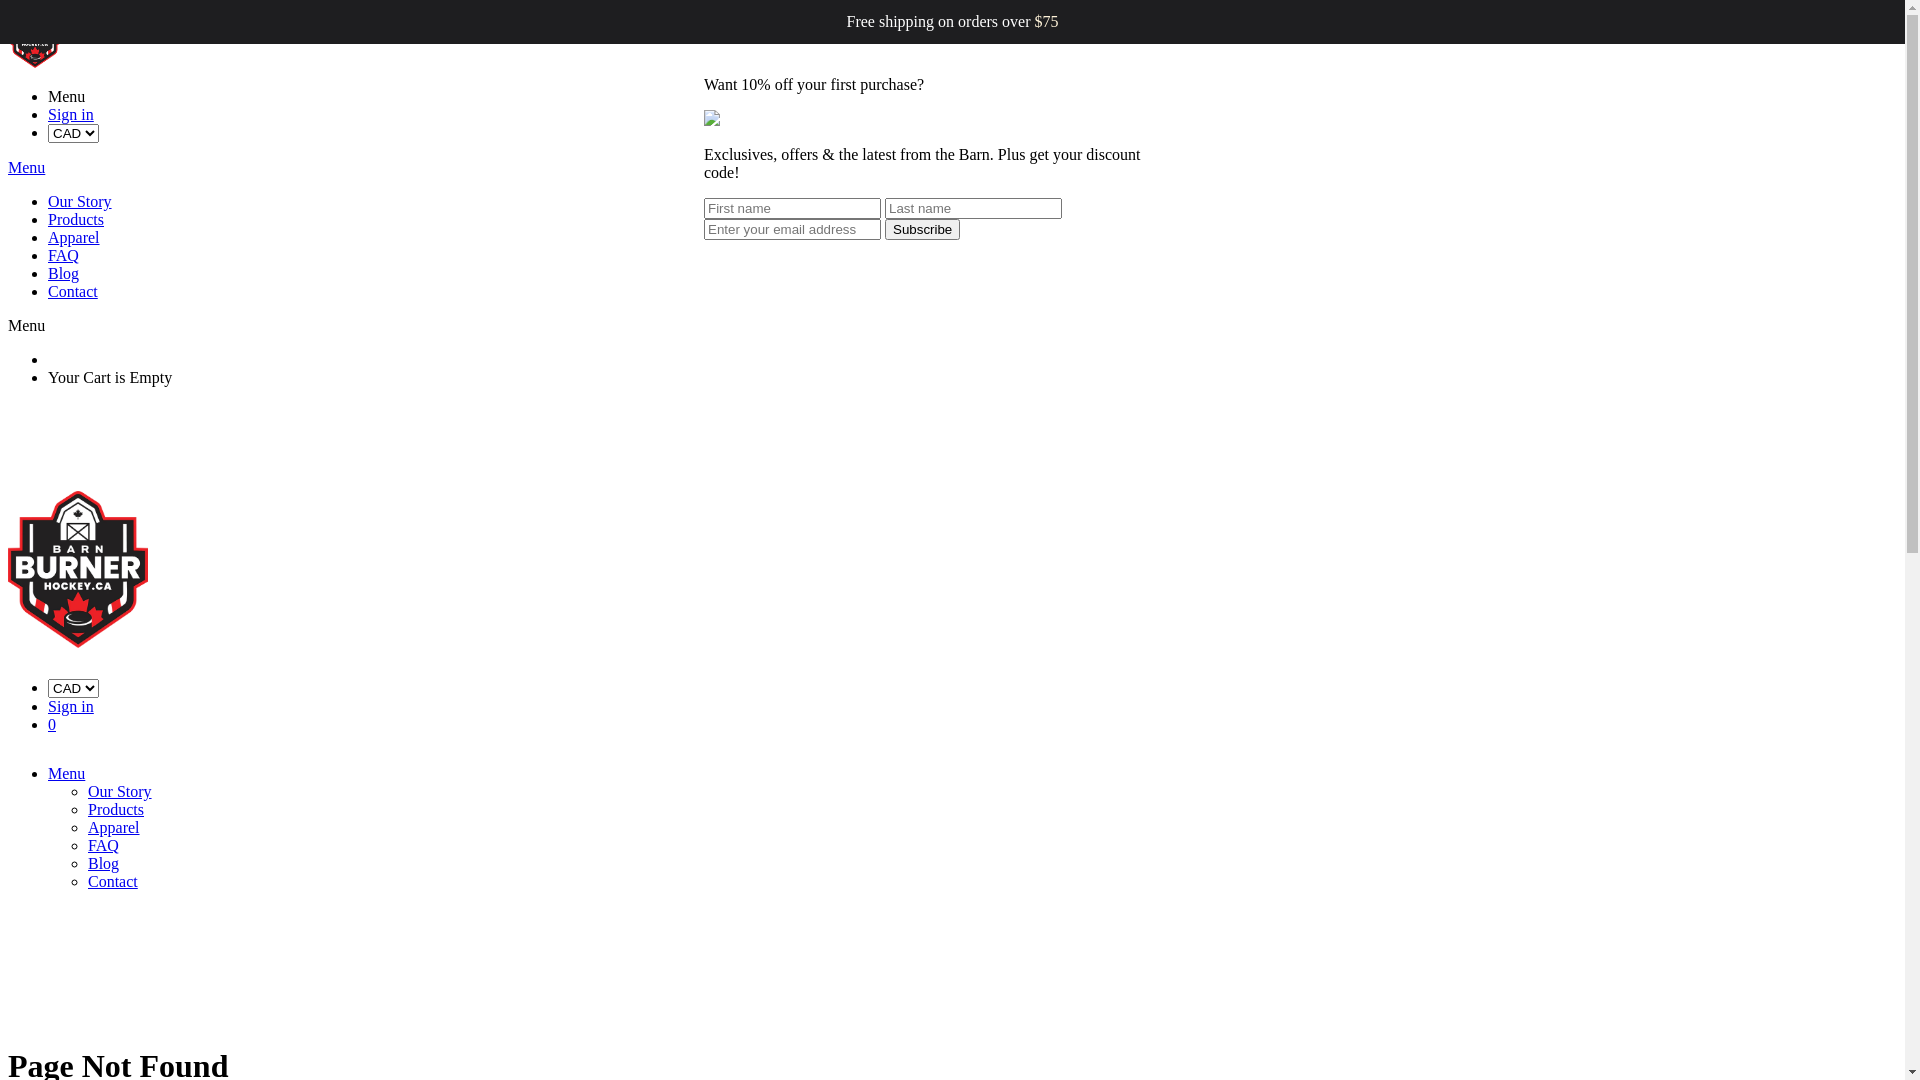 The width and height of the screenshot is (1920, 1080). I want to click on 'Contact', so click(86, 880).